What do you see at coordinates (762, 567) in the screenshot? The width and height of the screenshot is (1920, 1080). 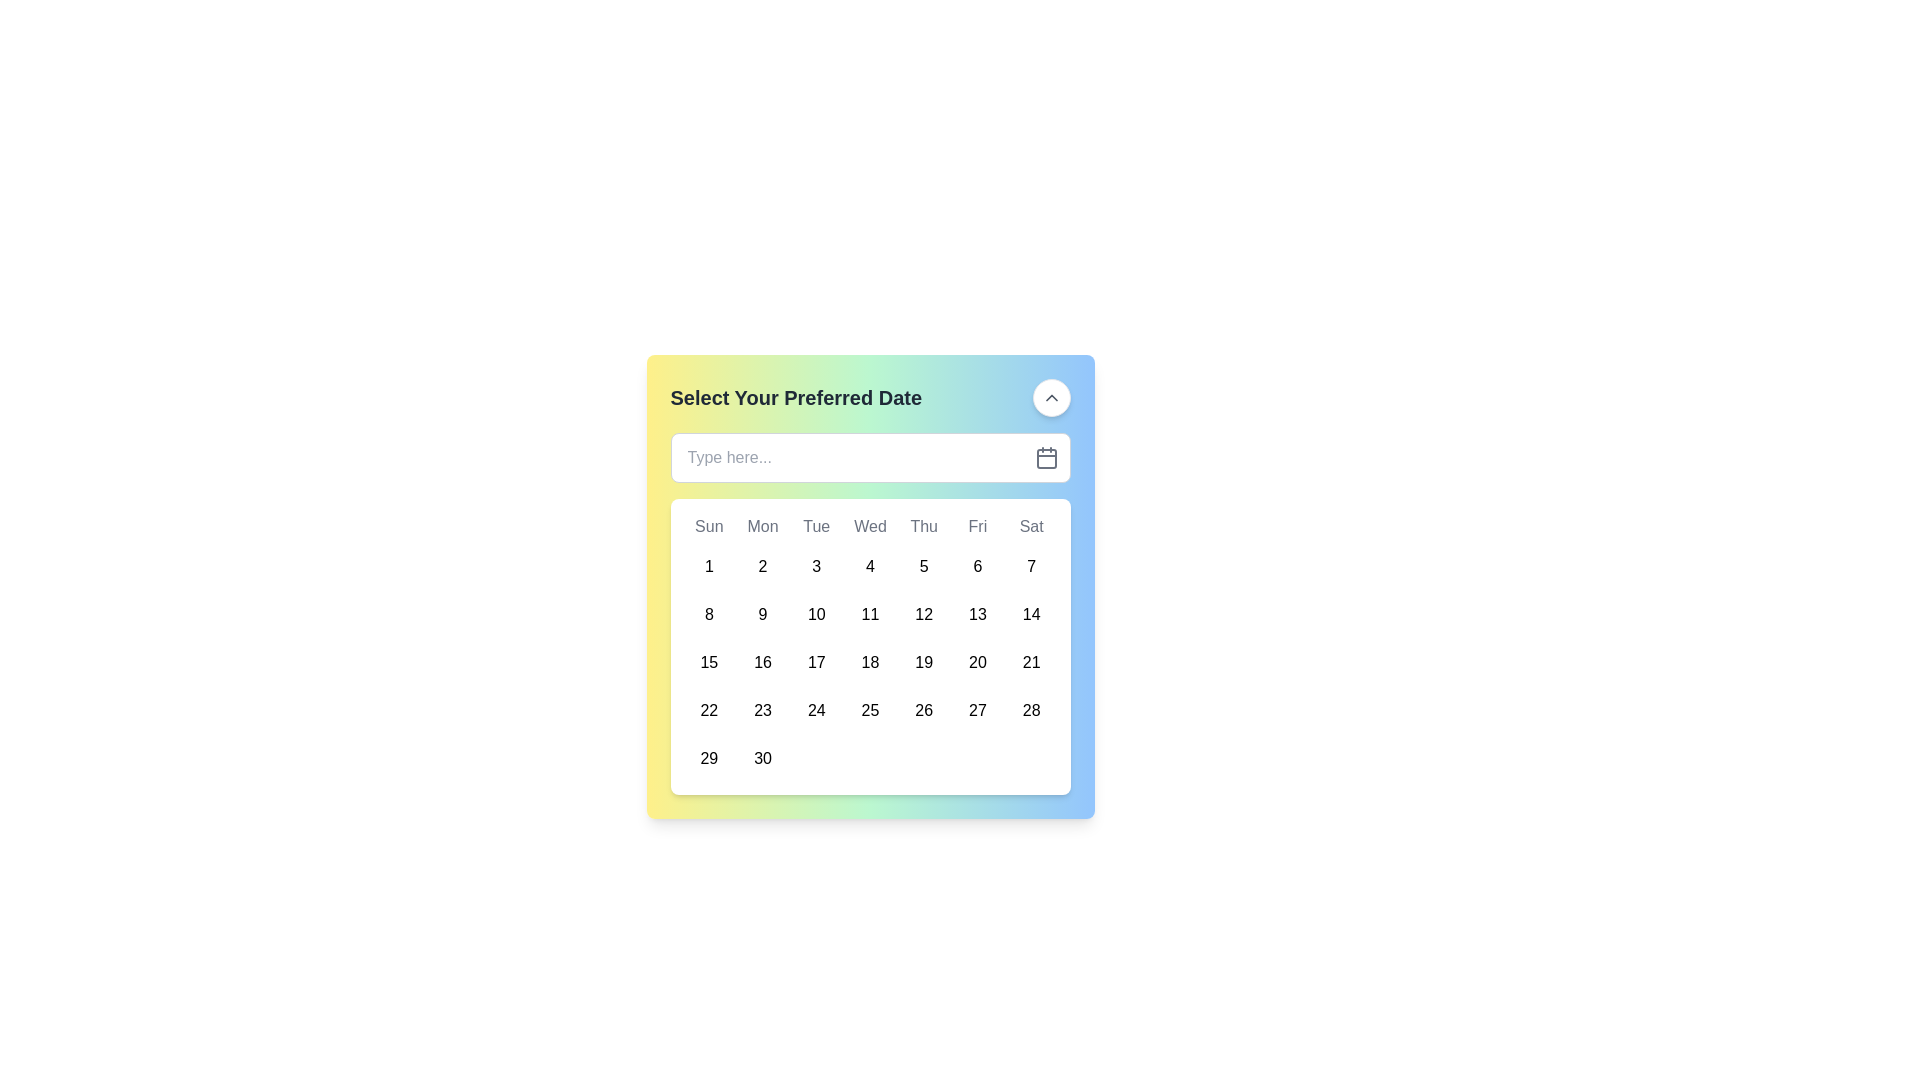 I see `the circular button displaying the number '2'` at bounding box center [762, 567].